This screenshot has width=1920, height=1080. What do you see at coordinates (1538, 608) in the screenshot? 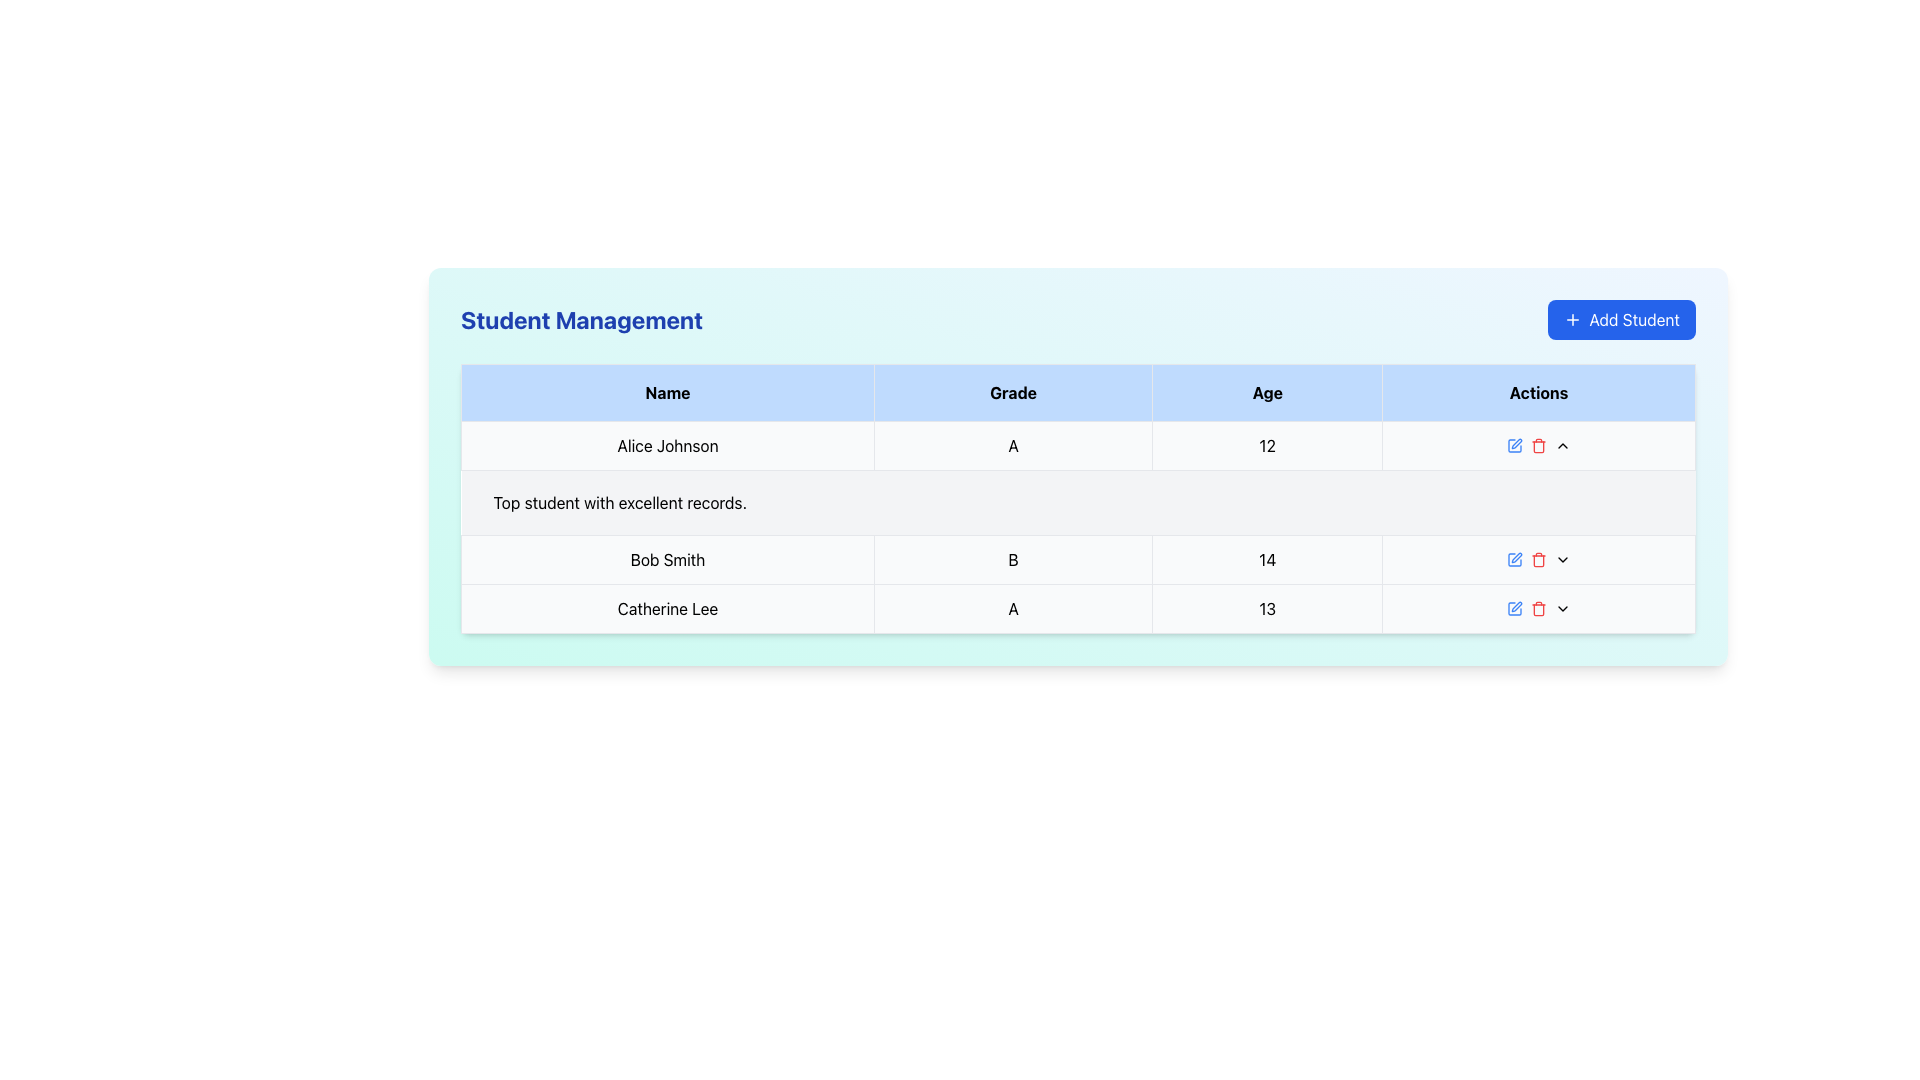
I see `the dropdown arrow in the Action Menu for the table row corresponding to student 'Catherine Lee'` at bounding box center [1538, 608].